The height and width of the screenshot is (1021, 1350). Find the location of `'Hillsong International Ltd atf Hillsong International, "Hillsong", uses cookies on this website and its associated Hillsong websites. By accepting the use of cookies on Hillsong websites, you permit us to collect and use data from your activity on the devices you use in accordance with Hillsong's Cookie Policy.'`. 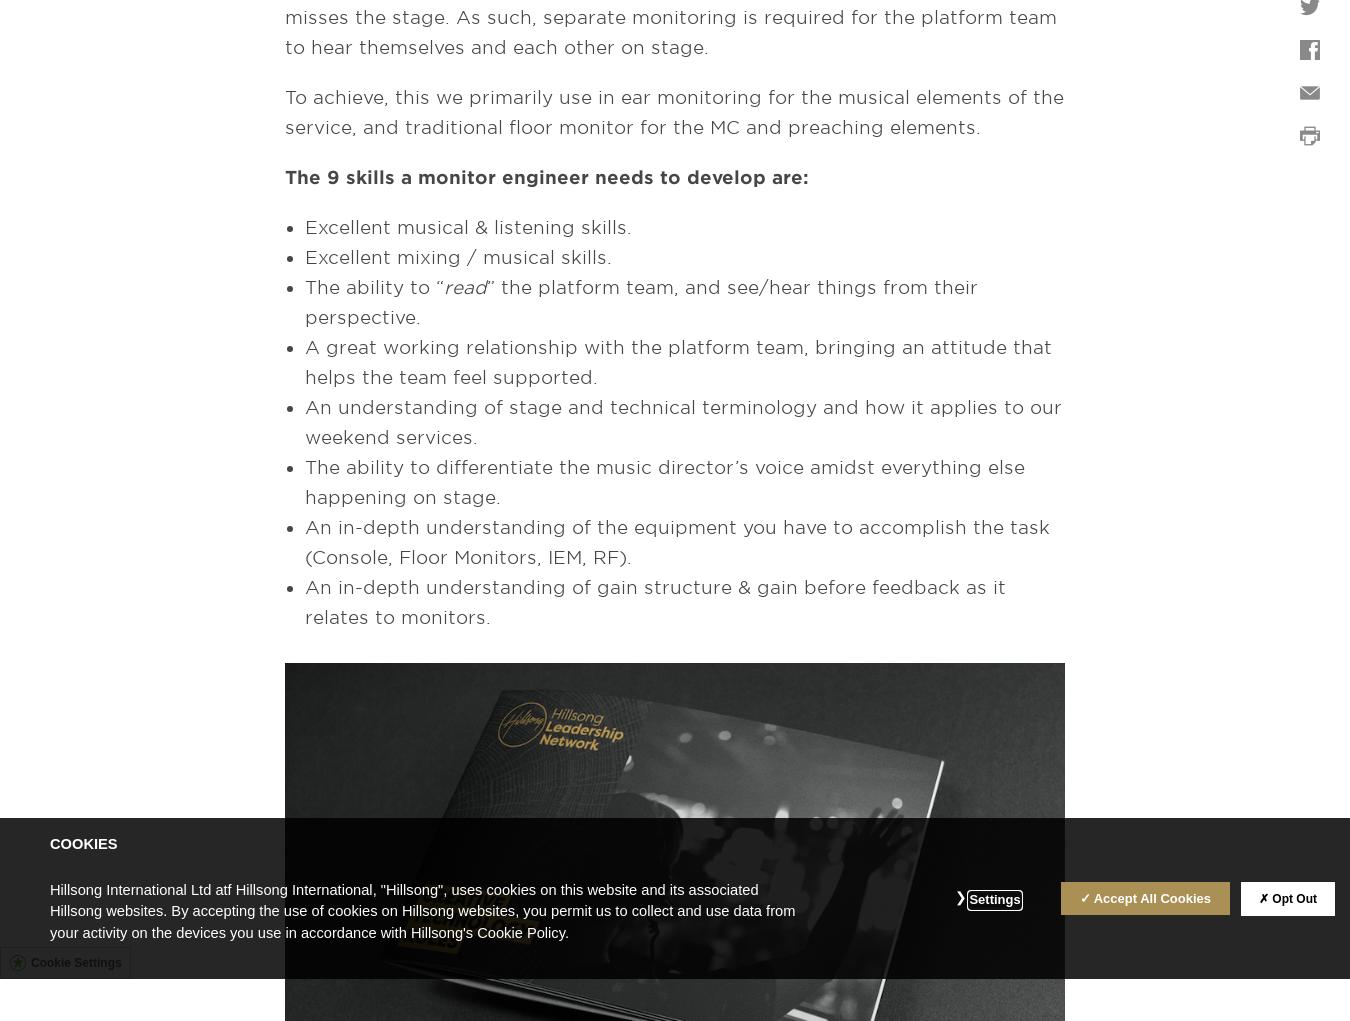

'Hillsong International Ltd atf Hillsong International, "Hillsong", uses cookies on this website and its associated Hillsong websites. By accepting the use of cookies on Hillsong websites, you permit us to collect and use data from your activity on the devices you use in accordance with Hillsong's Cookie Policy.' is located at coordinates (422, 911).